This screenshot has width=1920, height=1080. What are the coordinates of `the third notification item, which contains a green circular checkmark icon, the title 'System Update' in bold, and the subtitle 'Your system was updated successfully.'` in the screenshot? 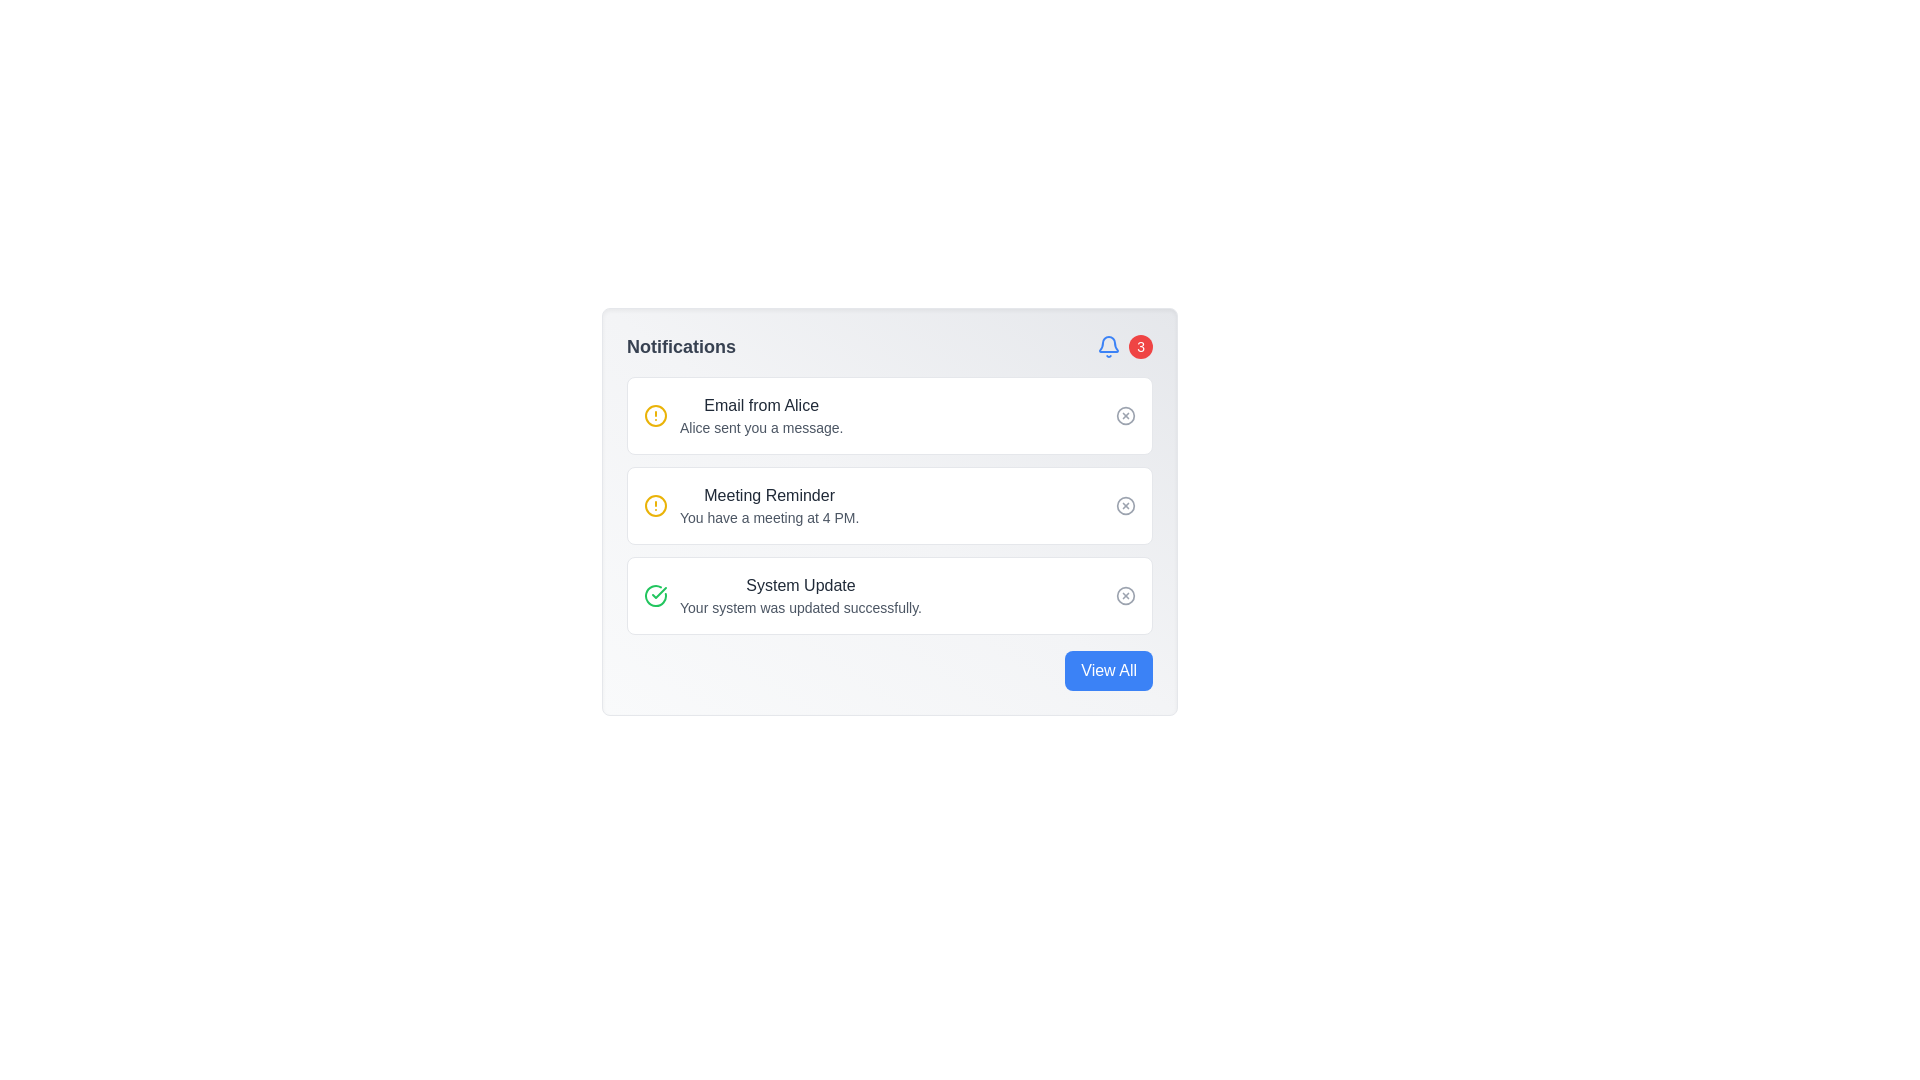 It's located at (781, 595).